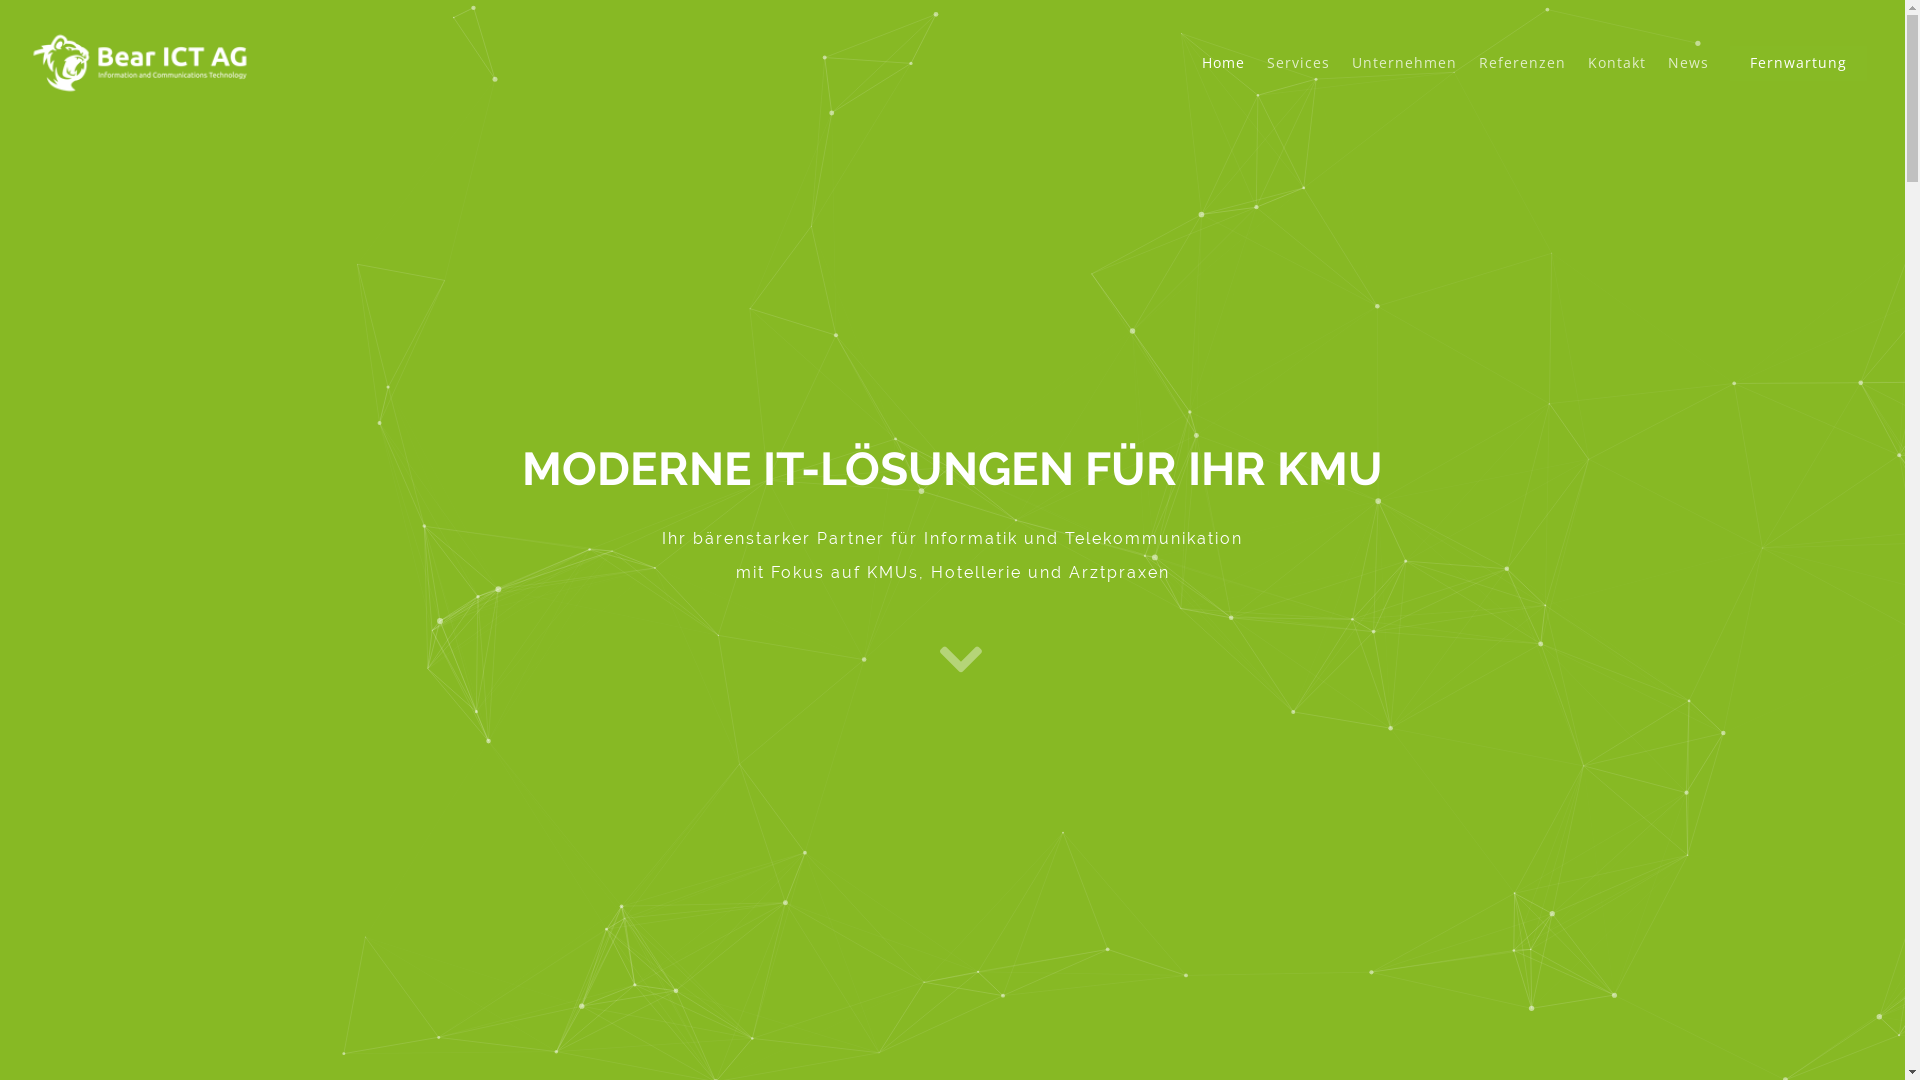 This screenshot has width=1920, height=1080. What do you see at coordinates (1403, 76) in the screenshot?
I see `'Unternehmen'` at bounding box center [1403, 76].